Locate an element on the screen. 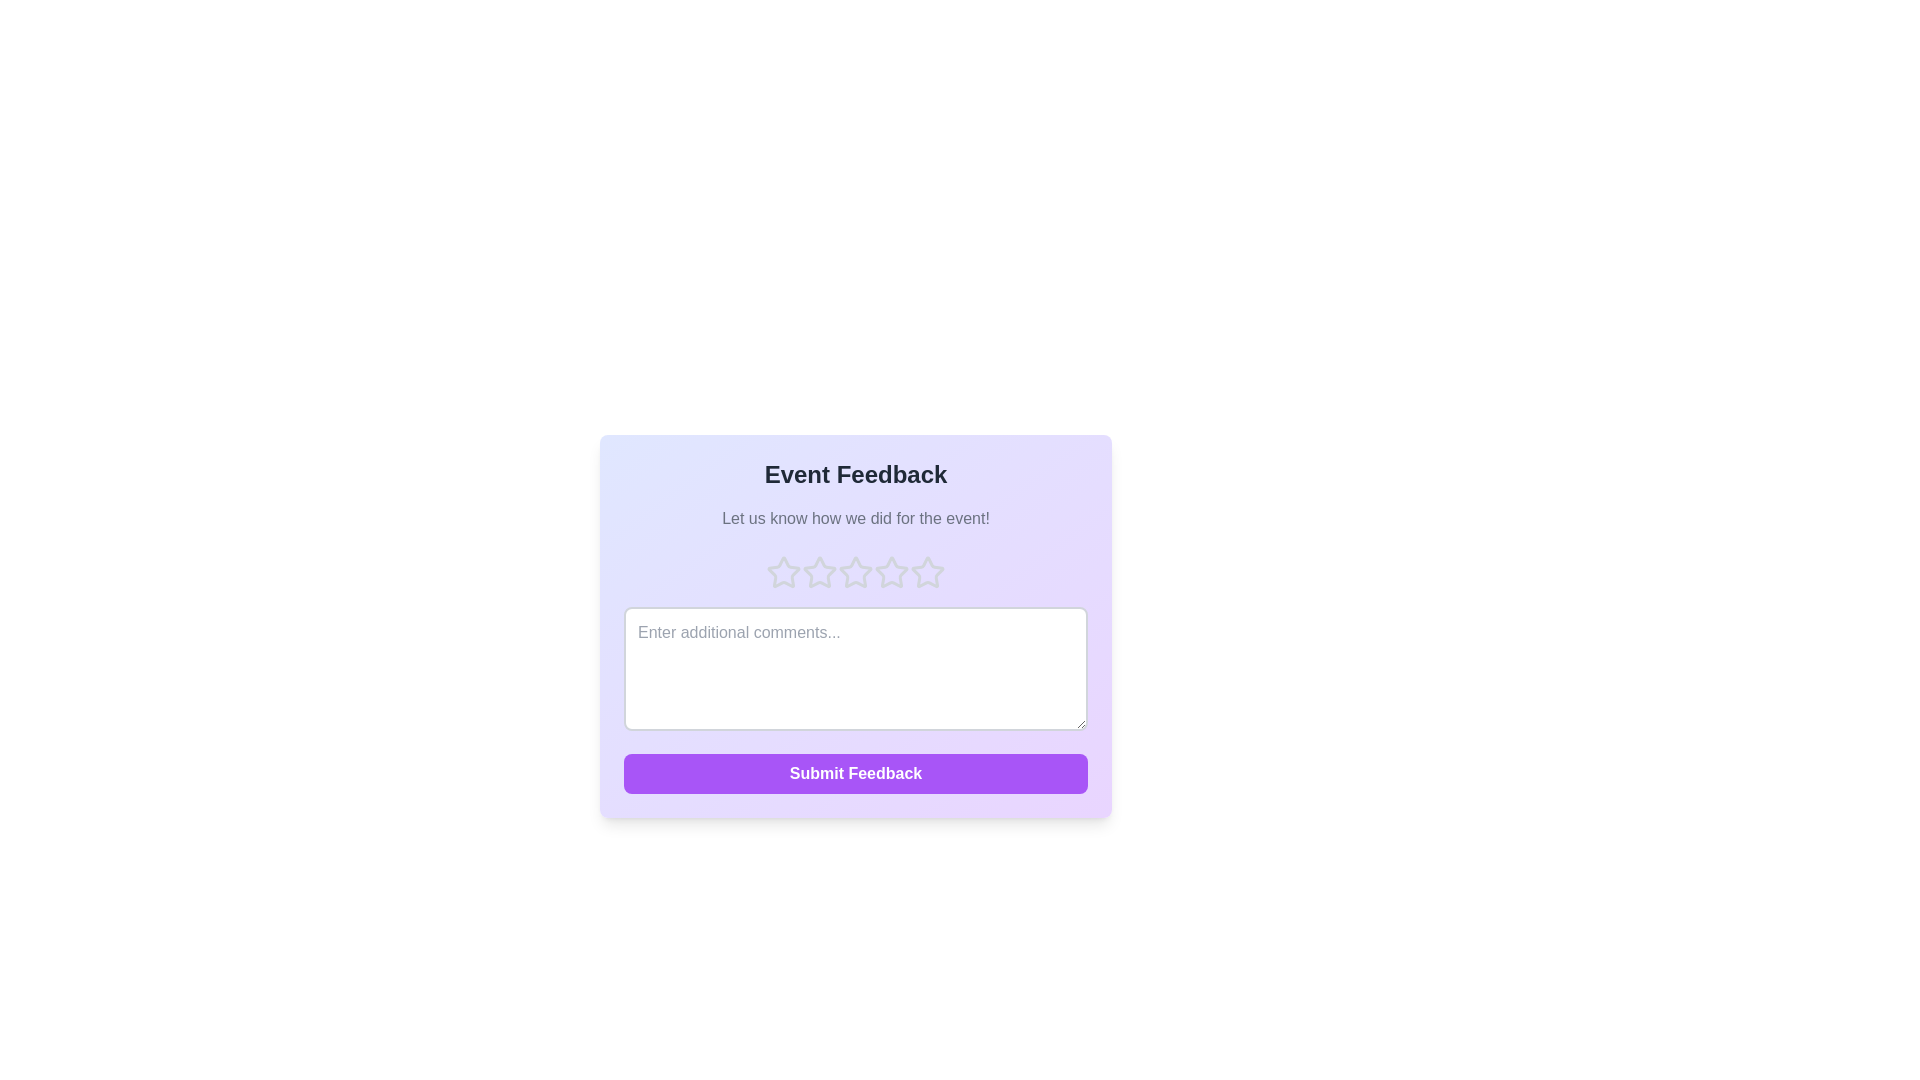 The height and width of the screenshot is (1080, 1920). the first star icon is located at coordinates (782, 573).